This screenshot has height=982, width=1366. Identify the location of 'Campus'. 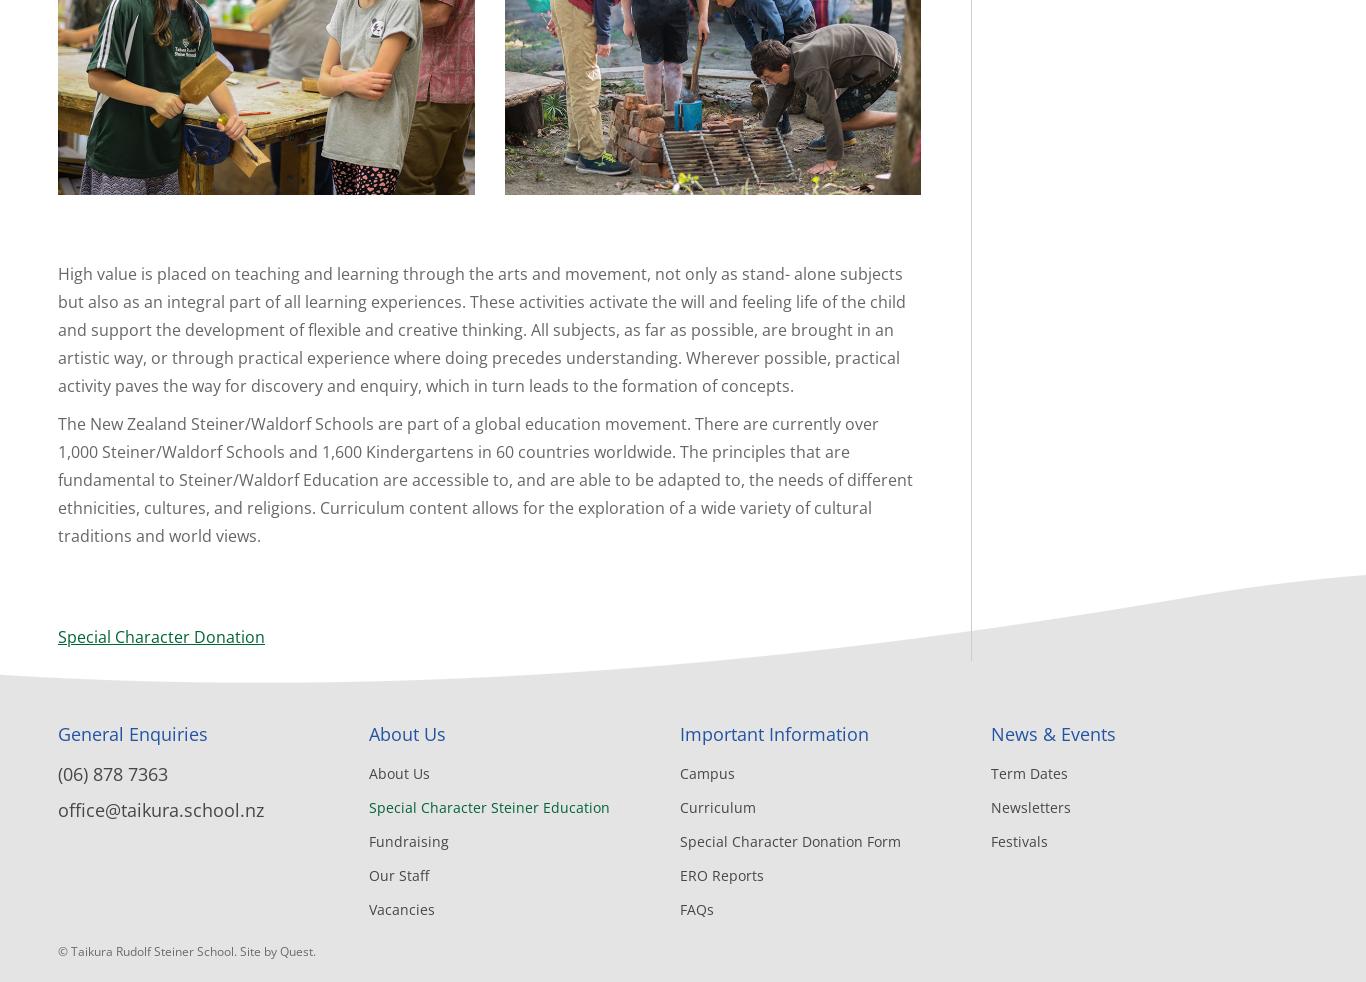
(678, 773).